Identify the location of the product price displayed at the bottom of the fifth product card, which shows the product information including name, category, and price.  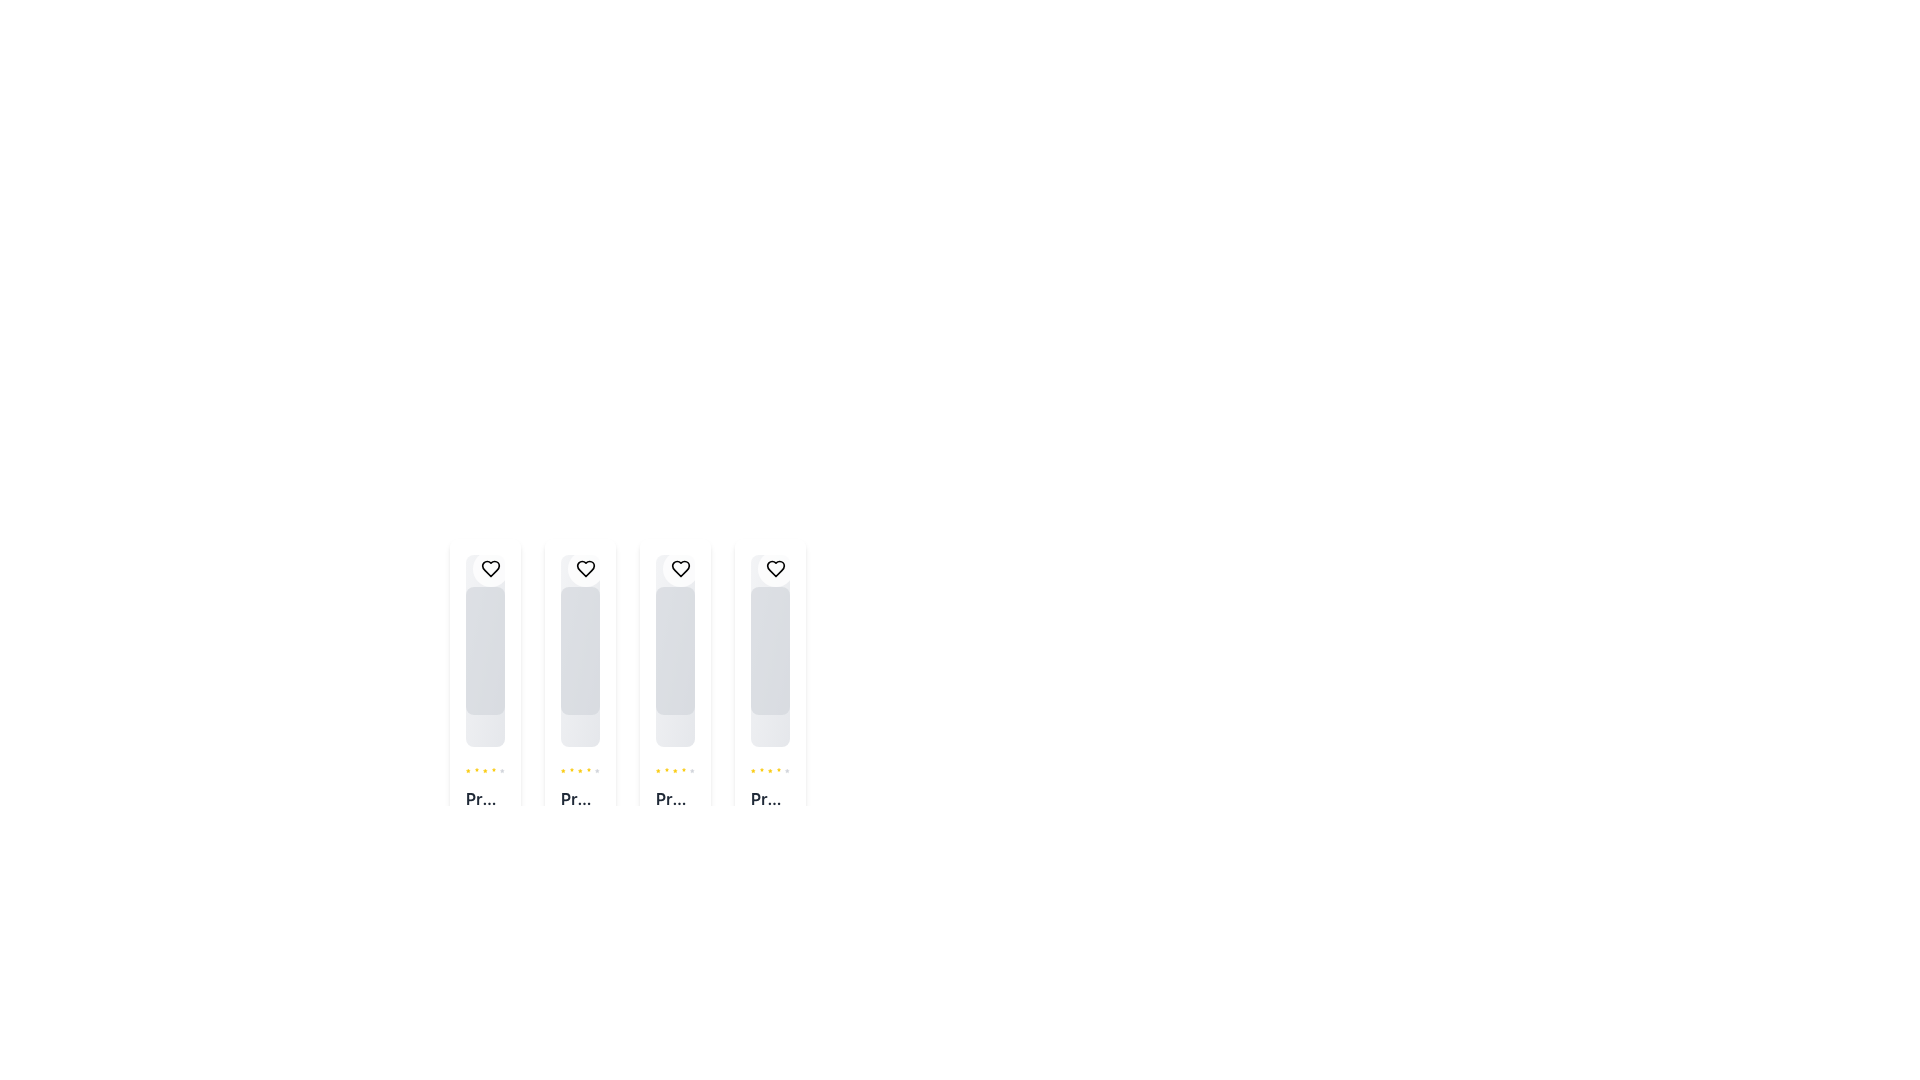
(769, 822).